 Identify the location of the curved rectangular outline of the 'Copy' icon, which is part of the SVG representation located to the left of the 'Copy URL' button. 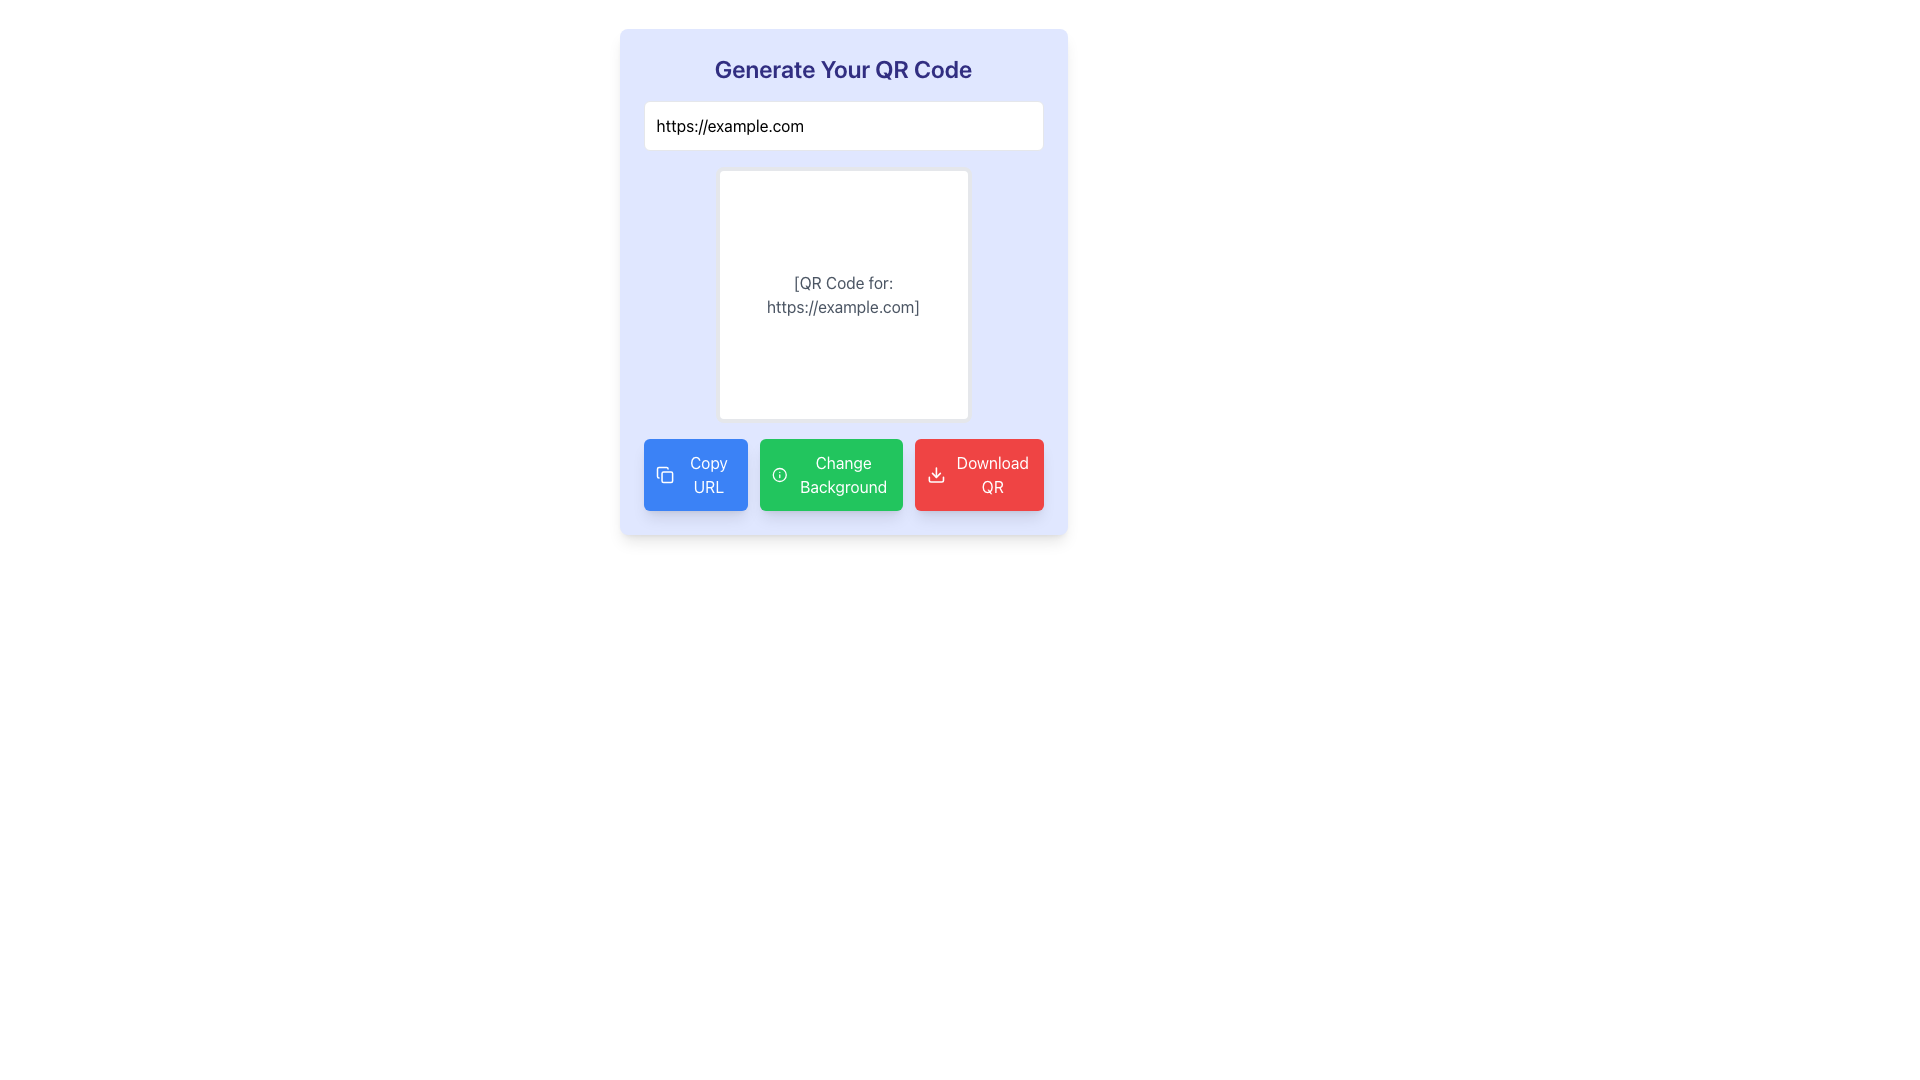
(662, 472).